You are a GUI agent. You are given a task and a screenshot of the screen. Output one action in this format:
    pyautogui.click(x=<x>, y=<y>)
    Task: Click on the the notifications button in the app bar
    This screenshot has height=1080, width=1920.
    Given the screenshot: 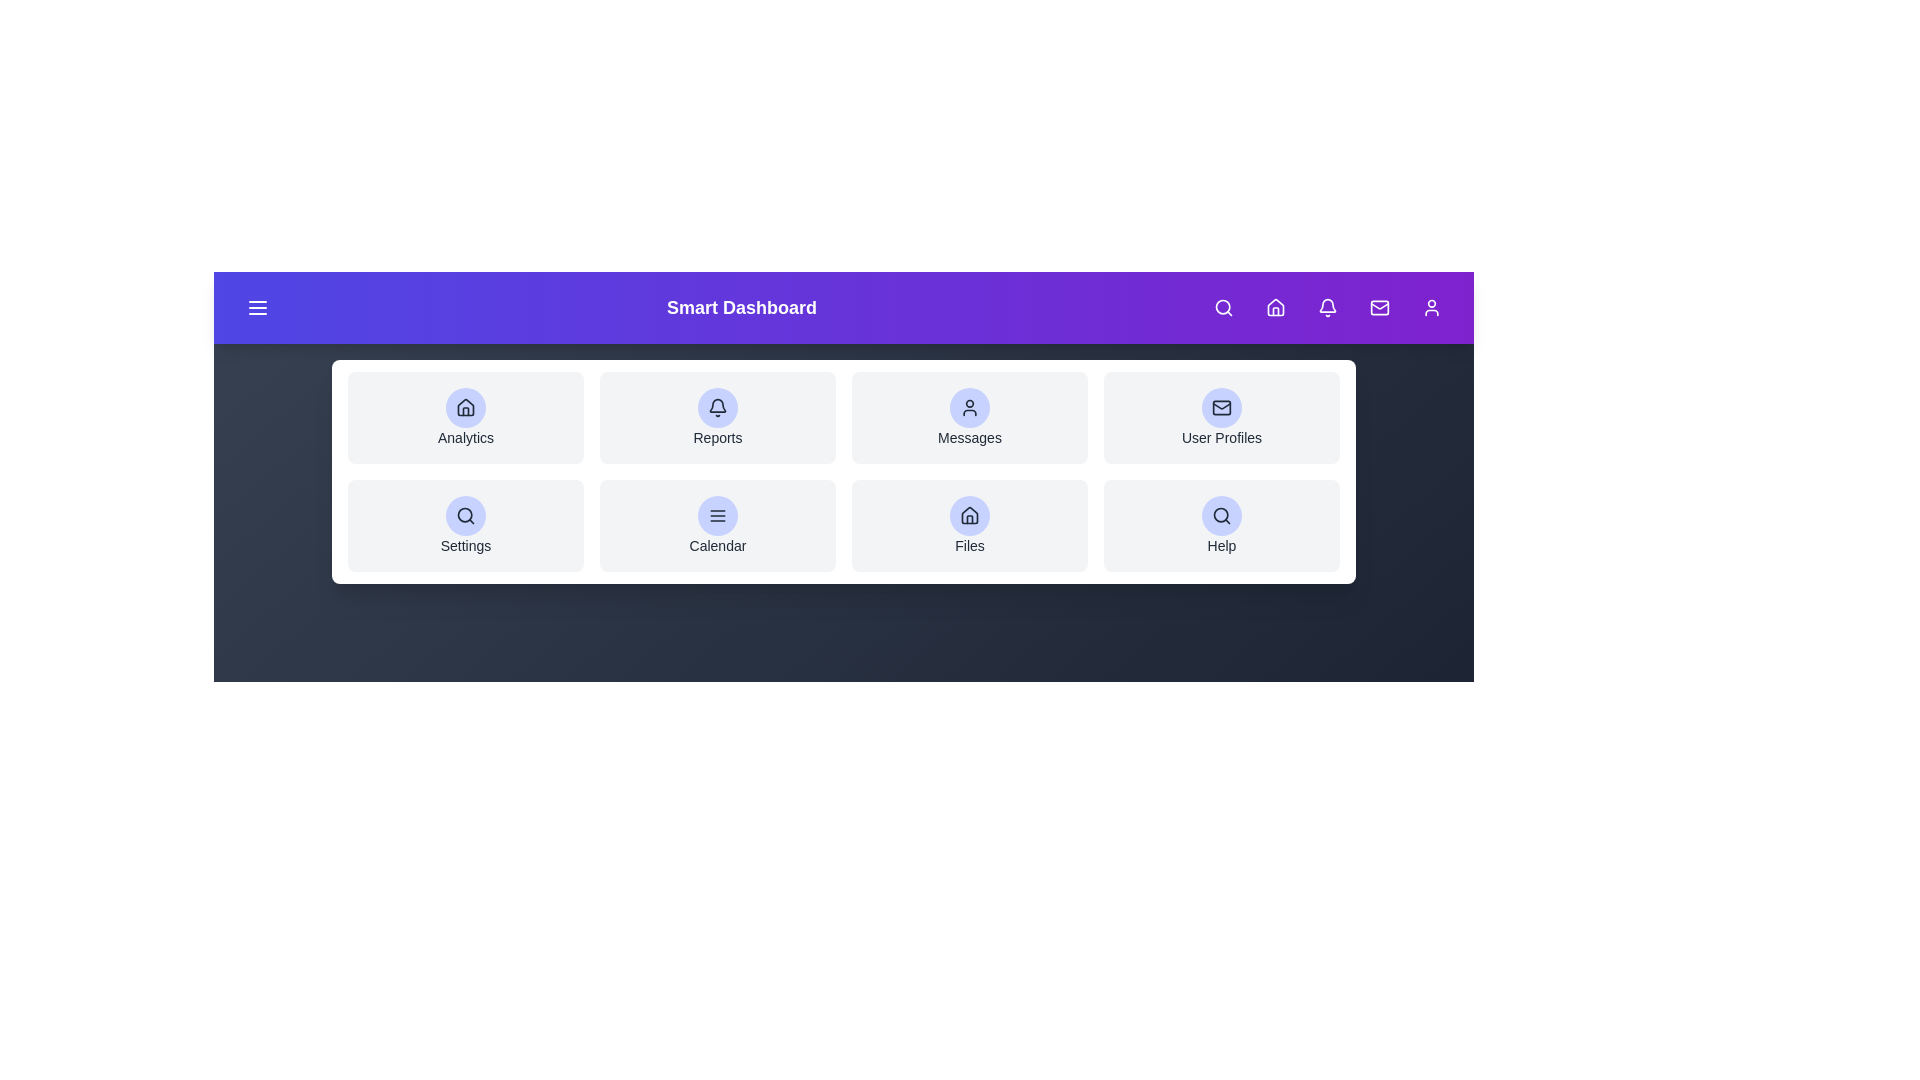 What is the action you would take?
    pyautogui.click(x=1328, y=308)
    